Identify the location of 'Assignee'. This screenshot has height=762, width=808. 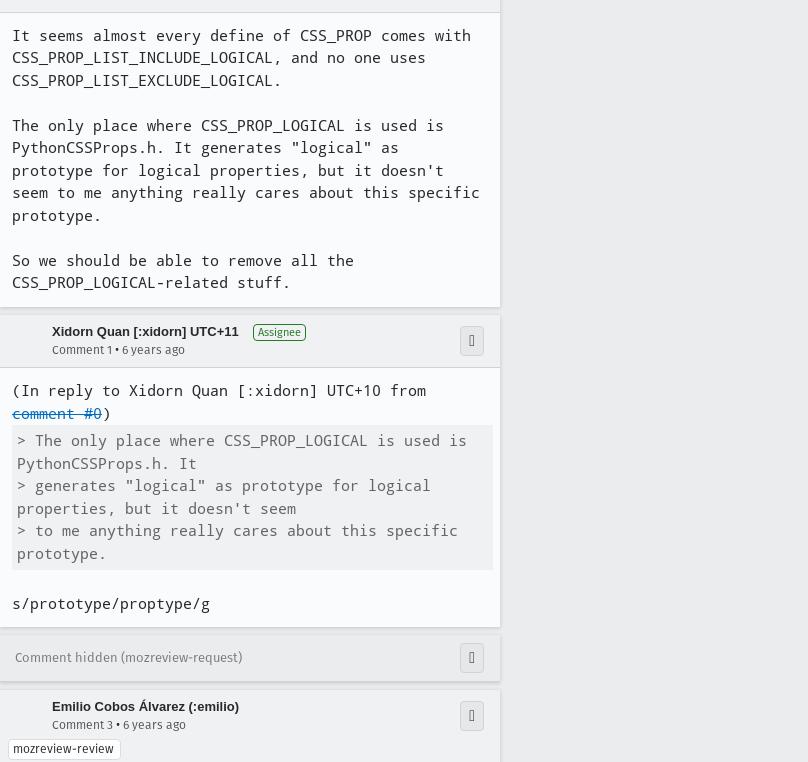
(257, 331).